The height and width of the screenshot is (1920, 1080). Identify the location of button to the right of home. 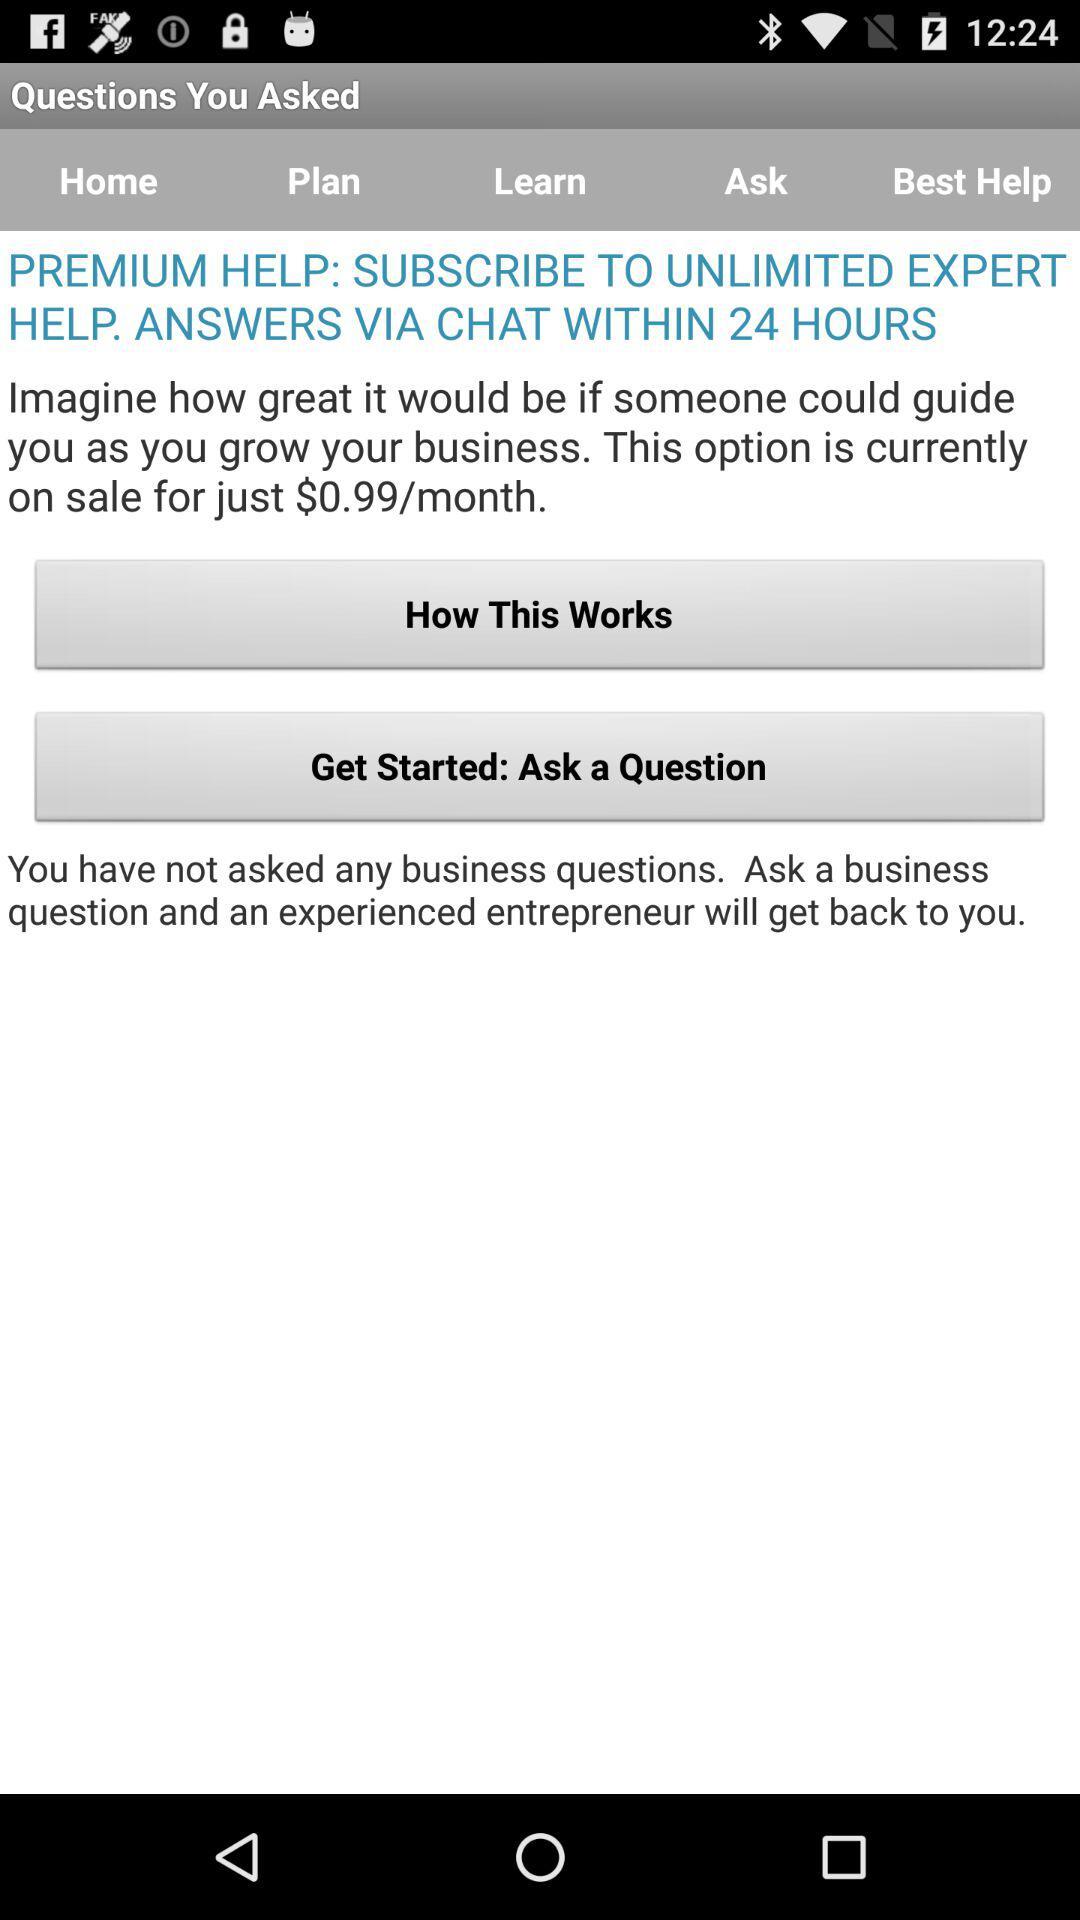
(323, 180).